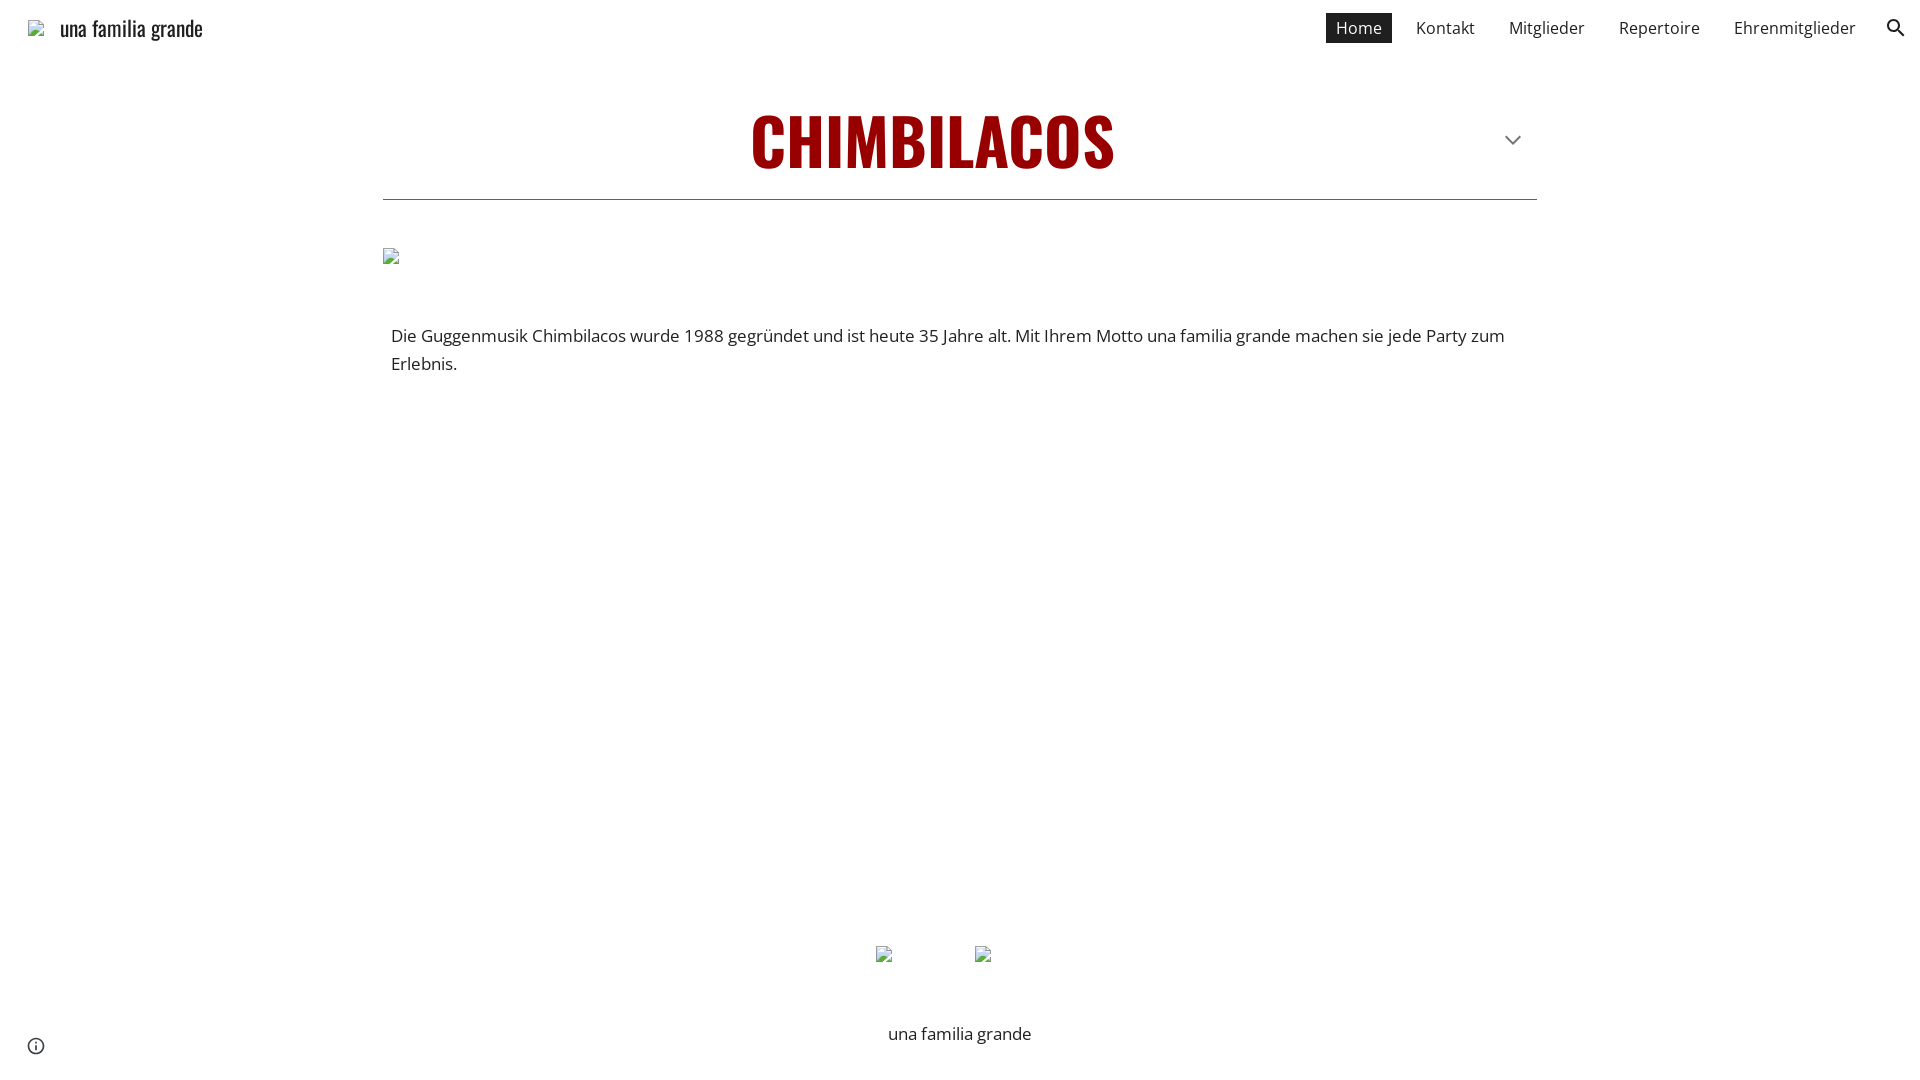 Image resolution: width=1920 pixels, height=1080 pixels. What do you see at coordinates (15, 24) in the screenshot?
I see `'una familia grande'` at bounding box center [15, 24].